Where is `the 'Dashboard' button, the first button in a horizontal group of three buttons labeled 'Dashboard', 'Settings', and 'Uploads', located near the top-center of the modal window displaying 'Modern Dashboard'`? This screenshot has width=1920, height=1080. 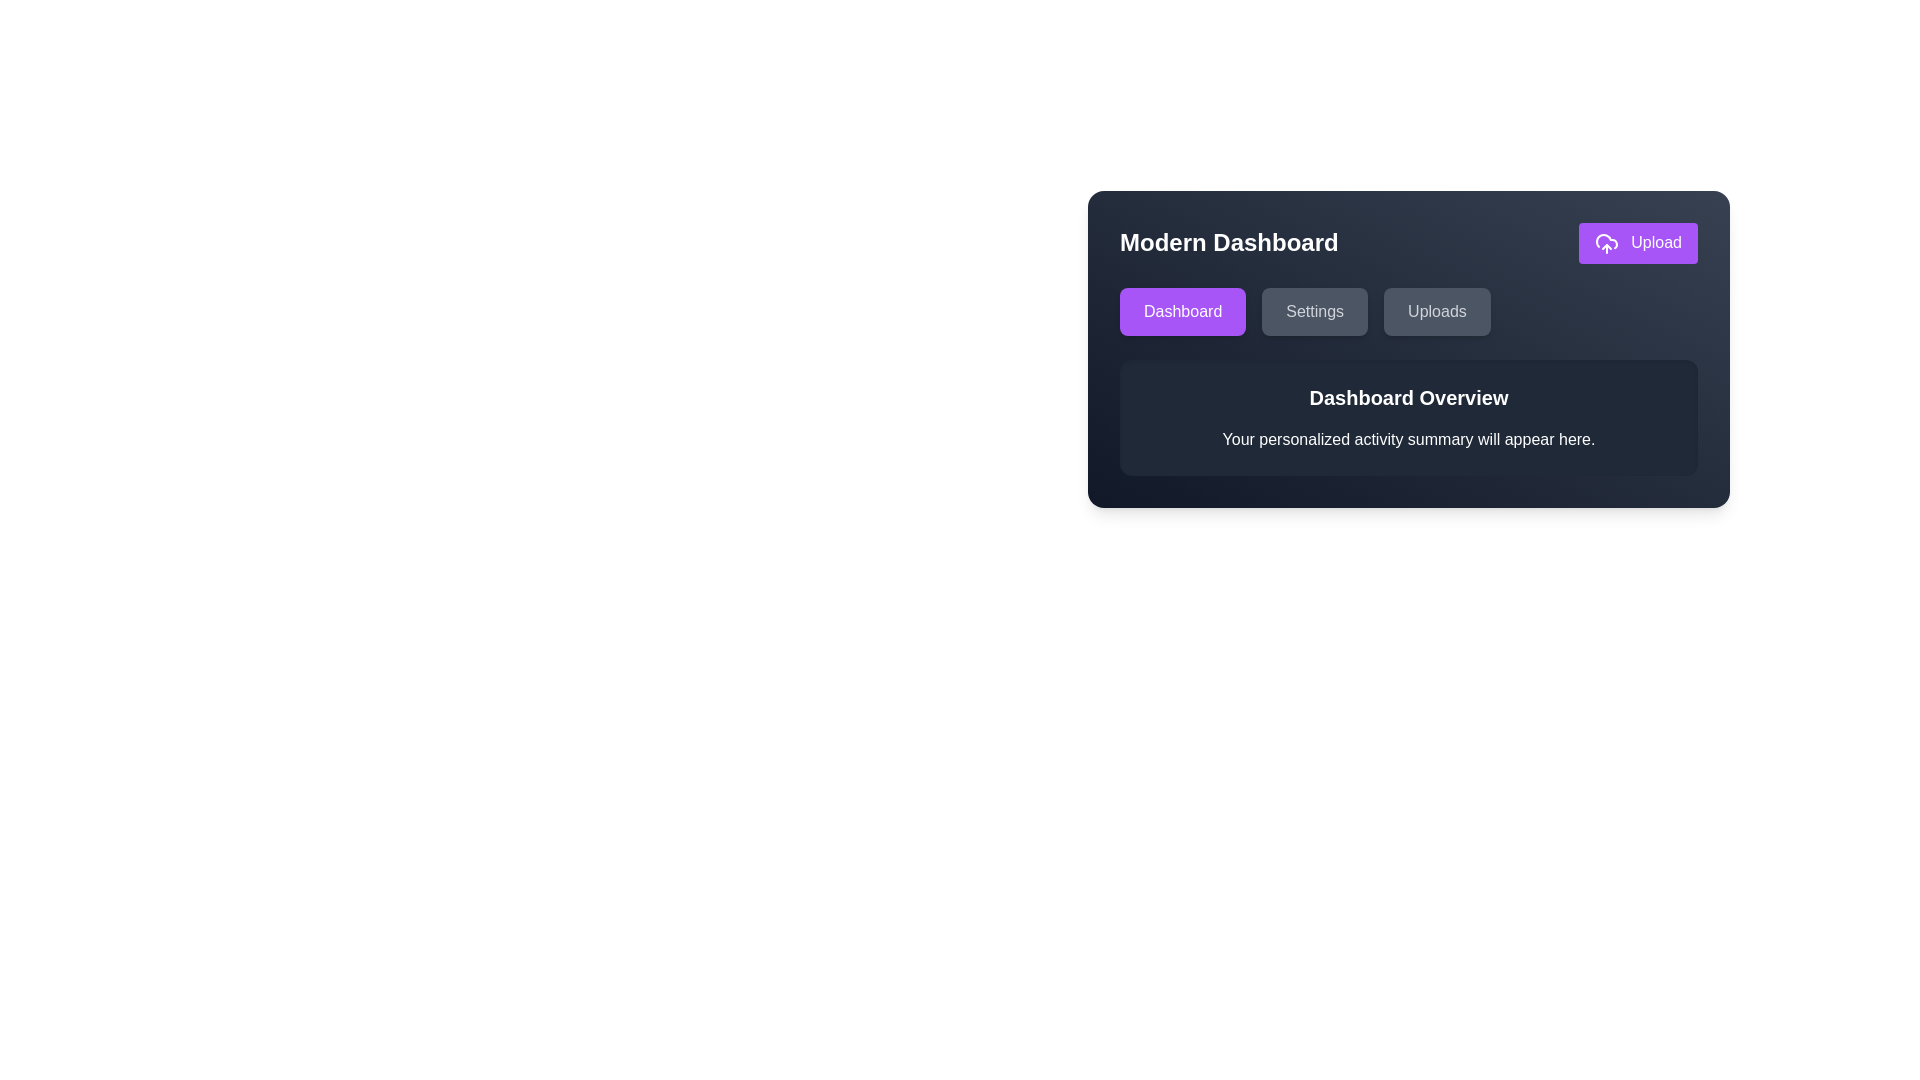
the 'Dashboard' button, the first button in a horizontal group of three buttons labeled 'Dashboard', 'Settings', and 'Uploads', located near the top-center of the modal window displaying 'Modern Dashboard' is located at coordinates (1183, 311).